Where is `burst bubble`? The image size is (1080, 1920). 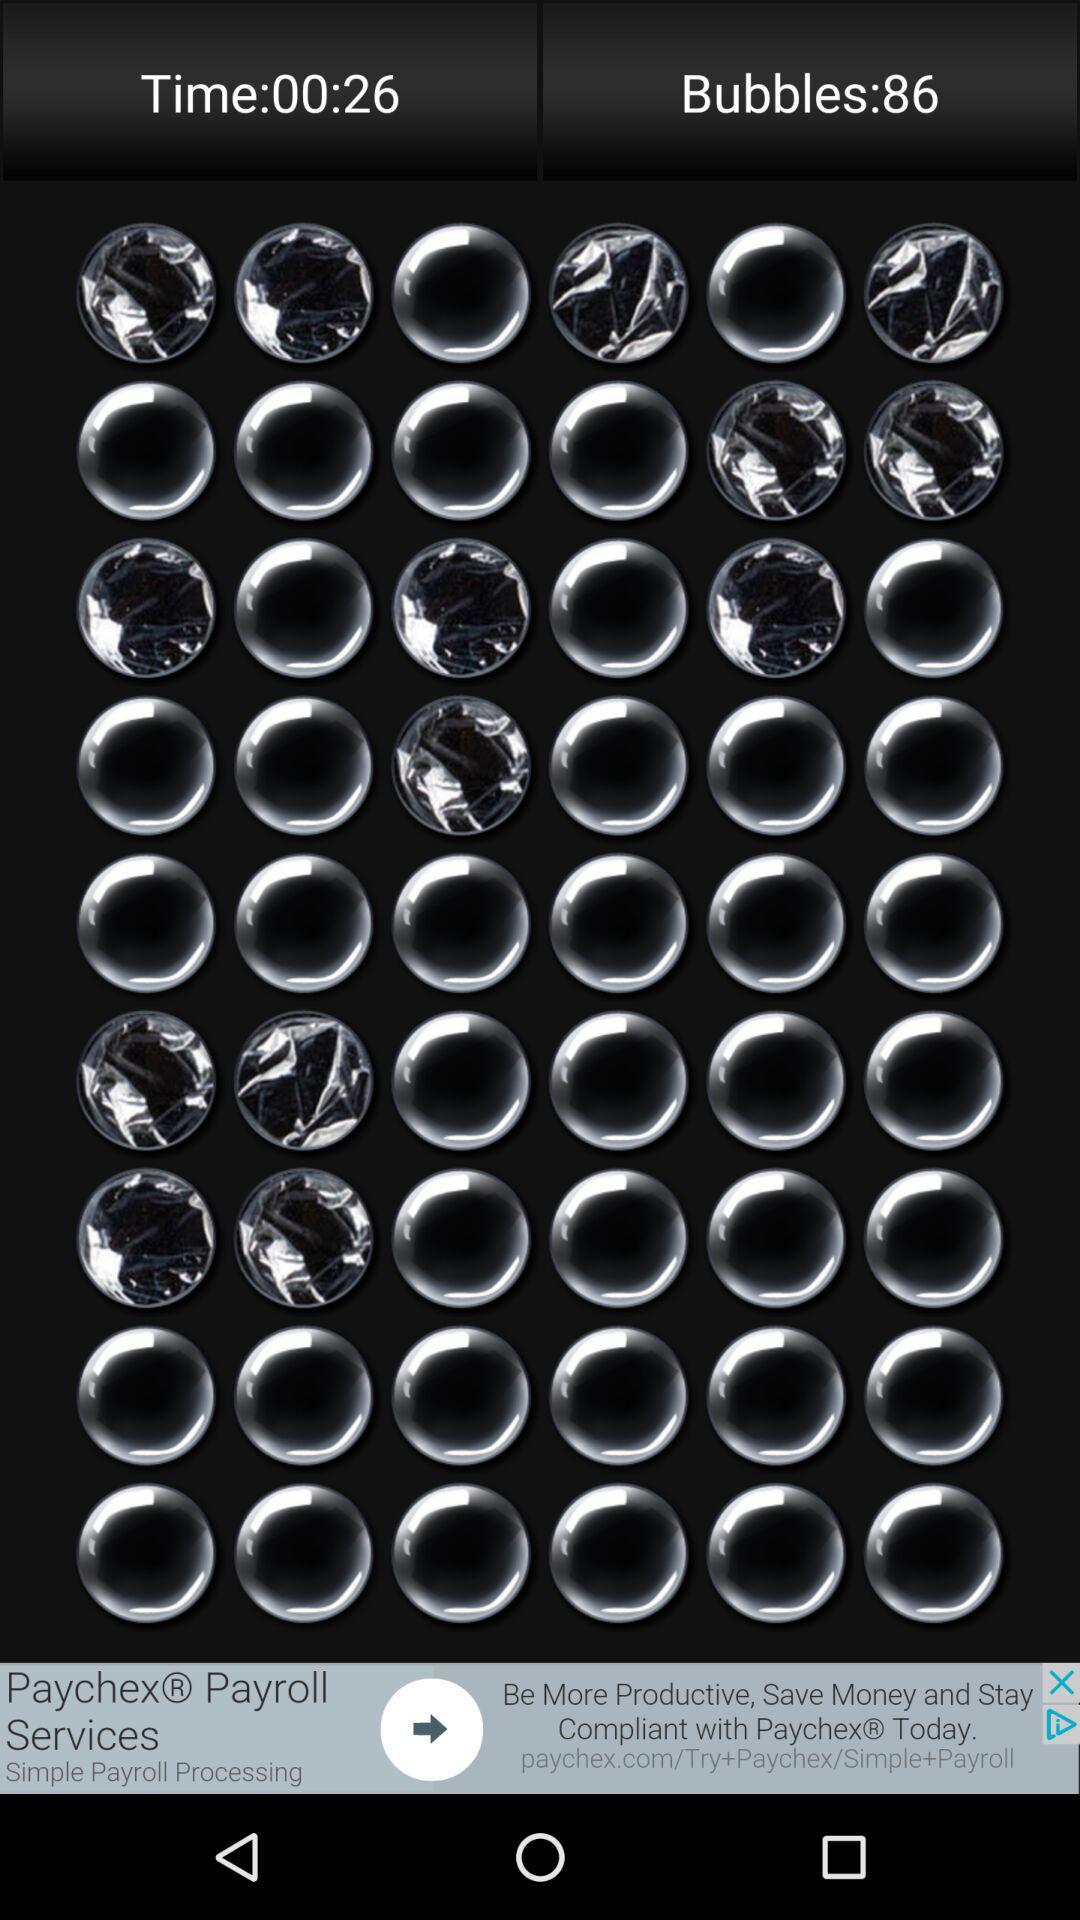
burst bubble is located at coordinates (775, 1079).